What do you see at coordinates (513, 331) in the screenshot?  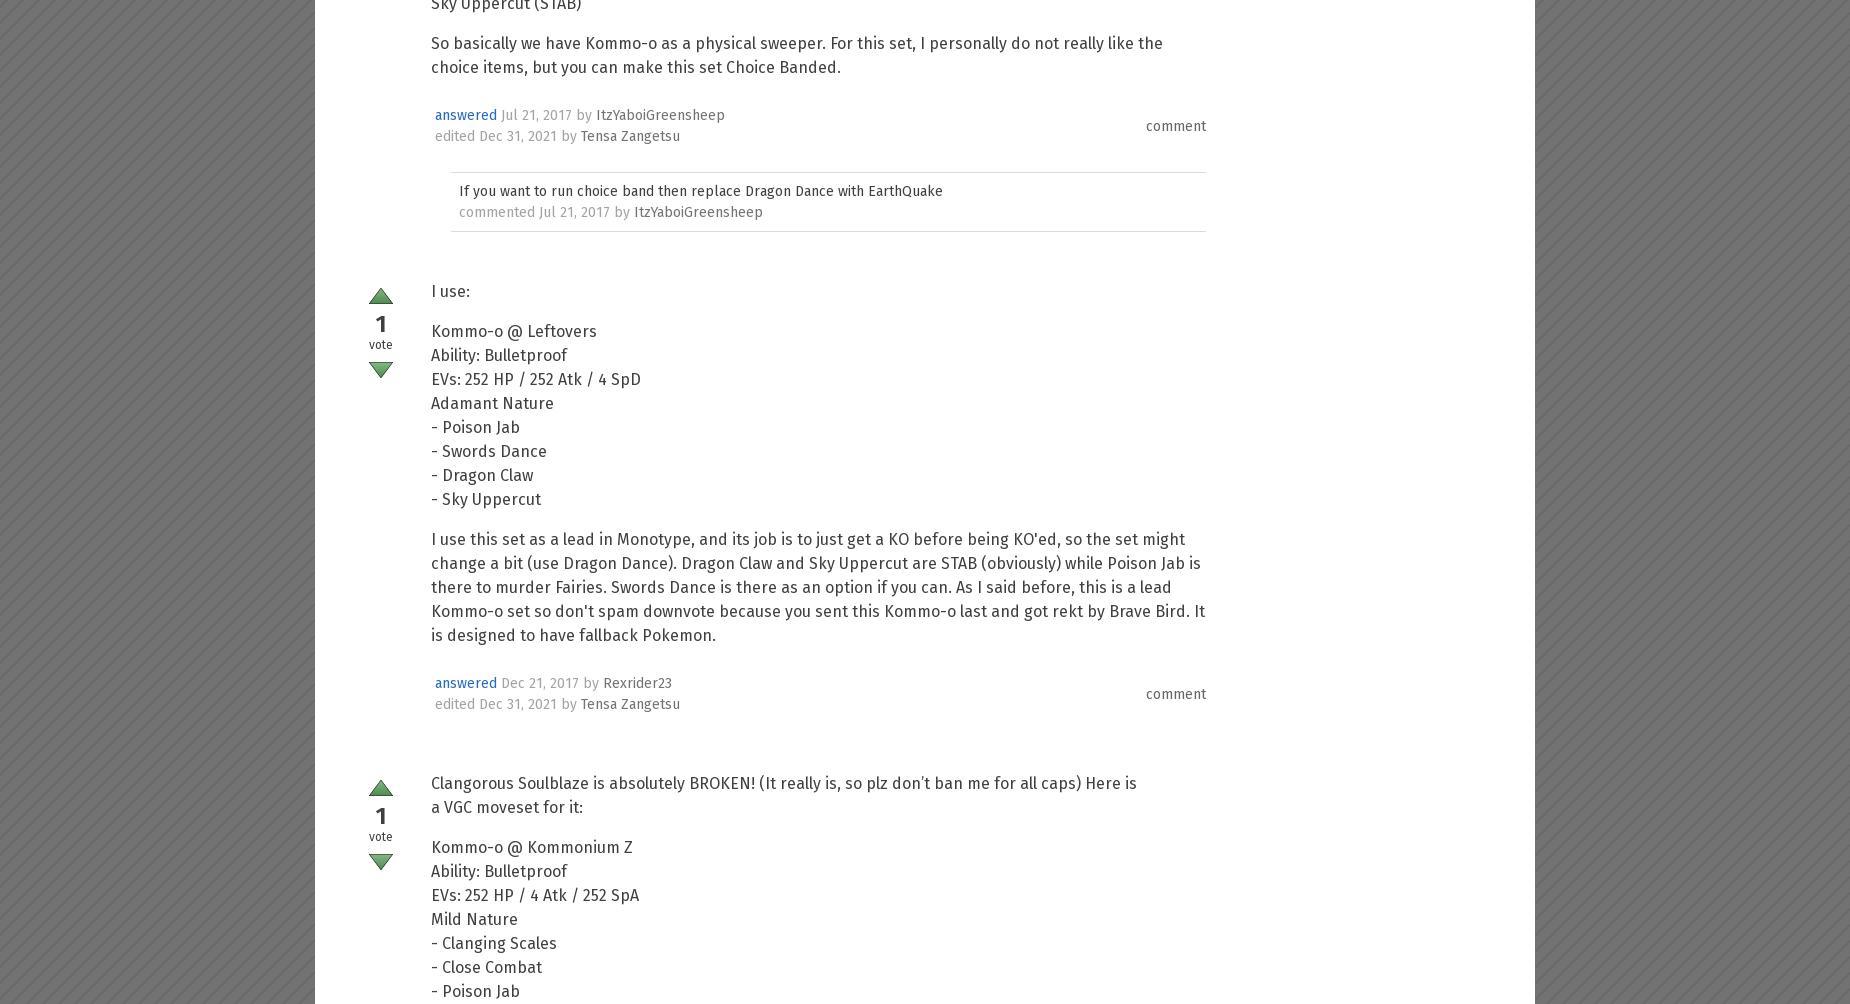 I see `'Kommo-o @ Leftovers'` at bounding box center [513, 331].